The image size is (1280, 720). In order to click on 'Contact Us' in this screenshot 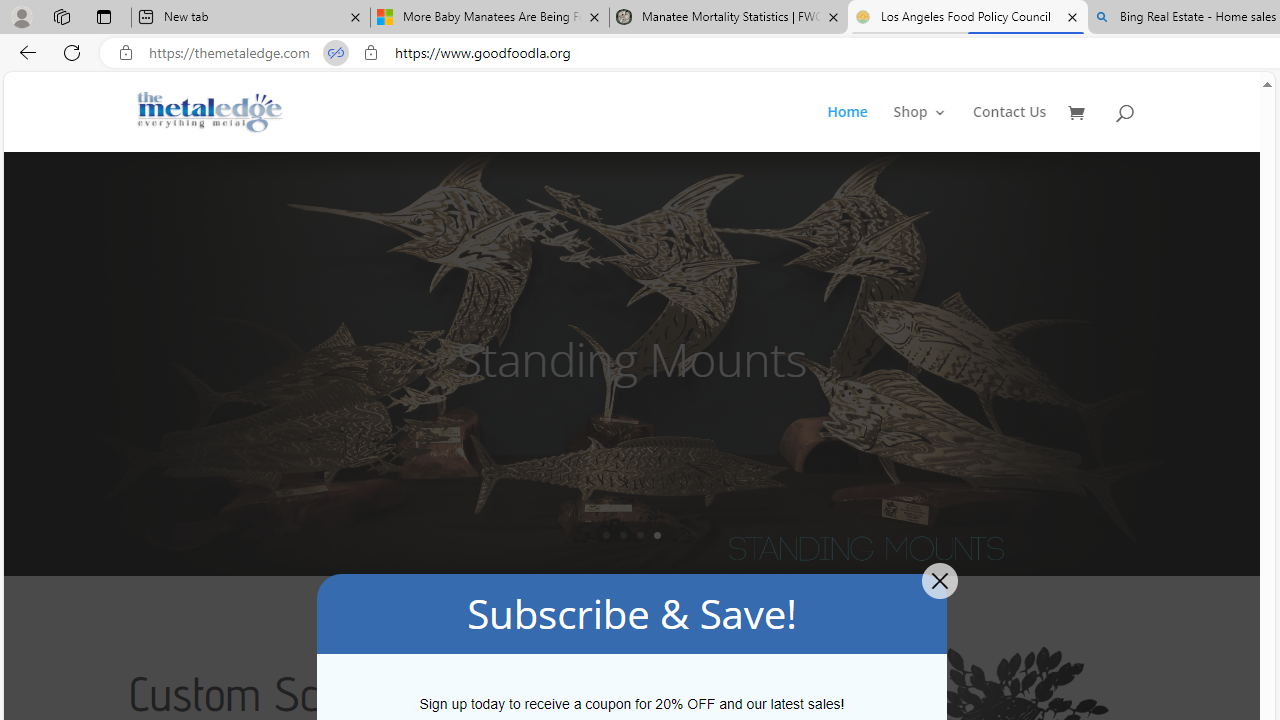, I will do `click(1009, 128)`.